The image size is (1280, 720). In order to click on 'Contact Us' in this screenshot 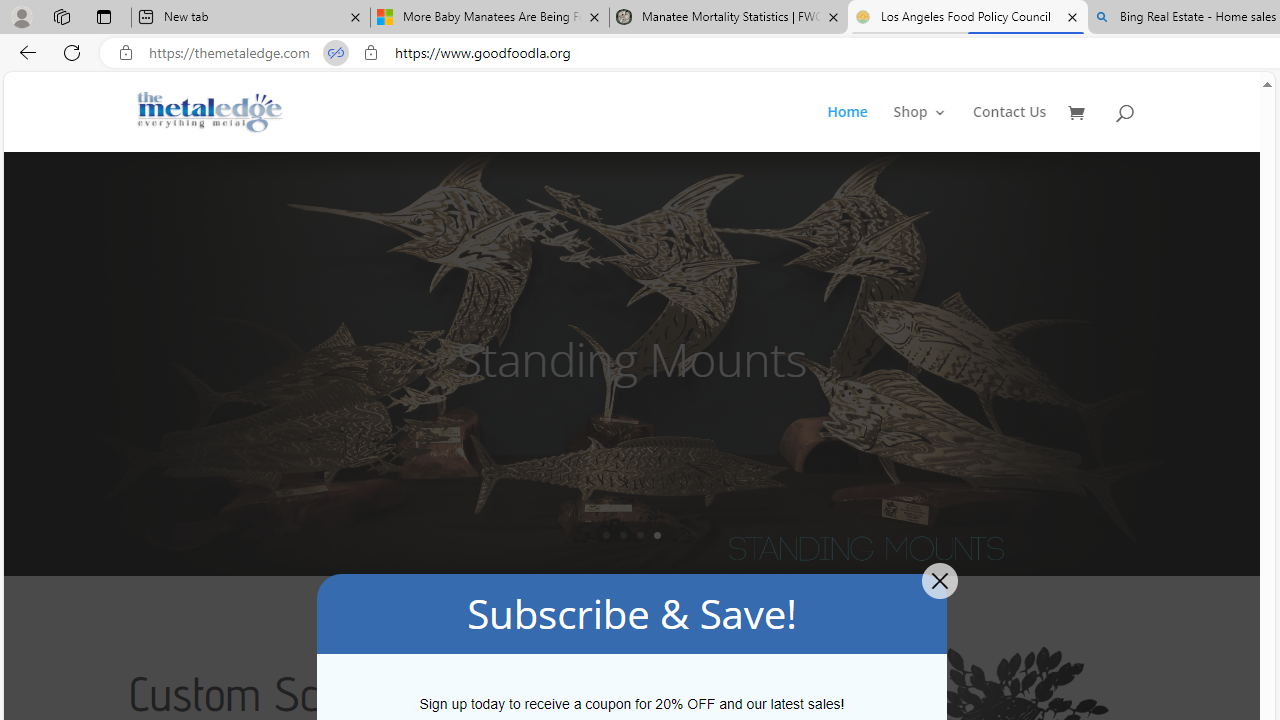, I will do `click(1009, 128)`.